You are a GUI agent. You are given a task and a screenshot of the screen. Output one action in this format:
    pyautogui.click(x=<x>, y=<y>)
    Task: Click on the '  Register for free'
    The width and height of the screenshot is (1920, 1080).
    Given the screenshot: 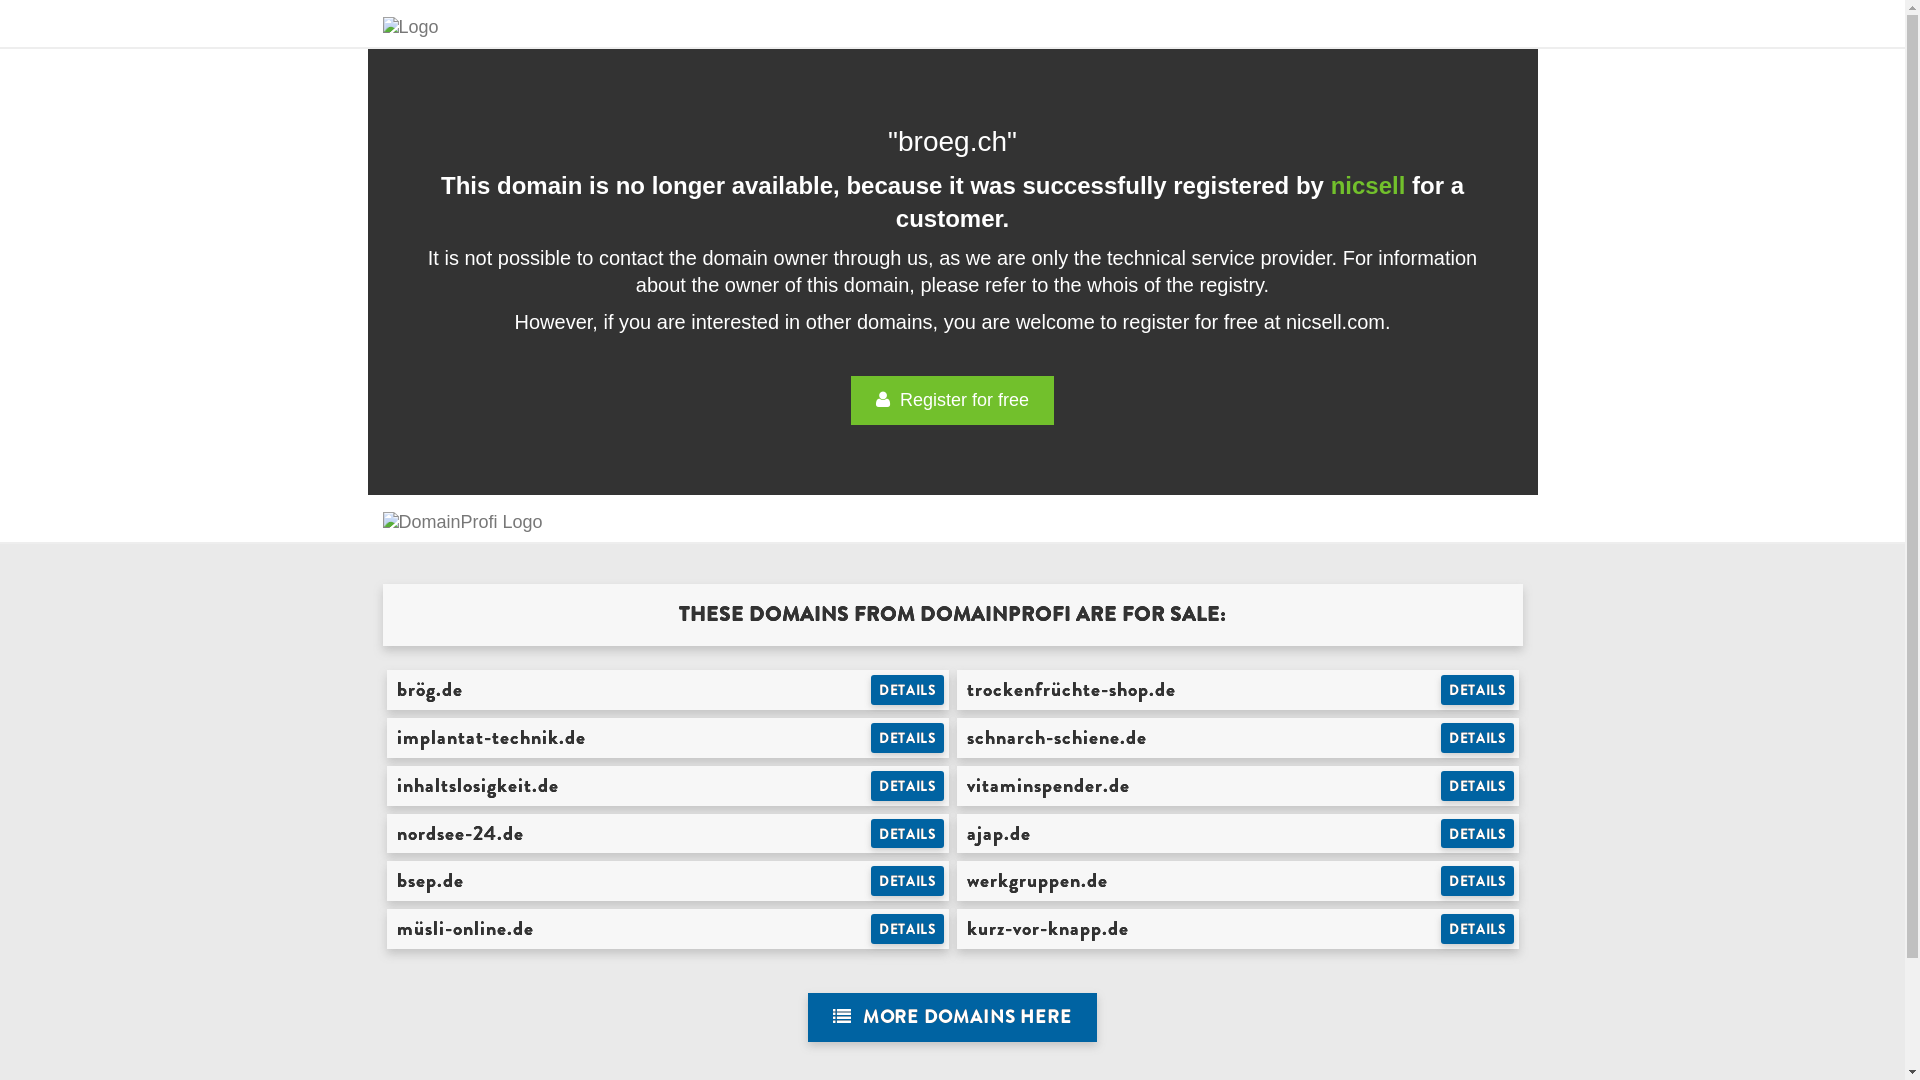 What is the action you would take?
    pyautogui.click(x=951, y=400)
    